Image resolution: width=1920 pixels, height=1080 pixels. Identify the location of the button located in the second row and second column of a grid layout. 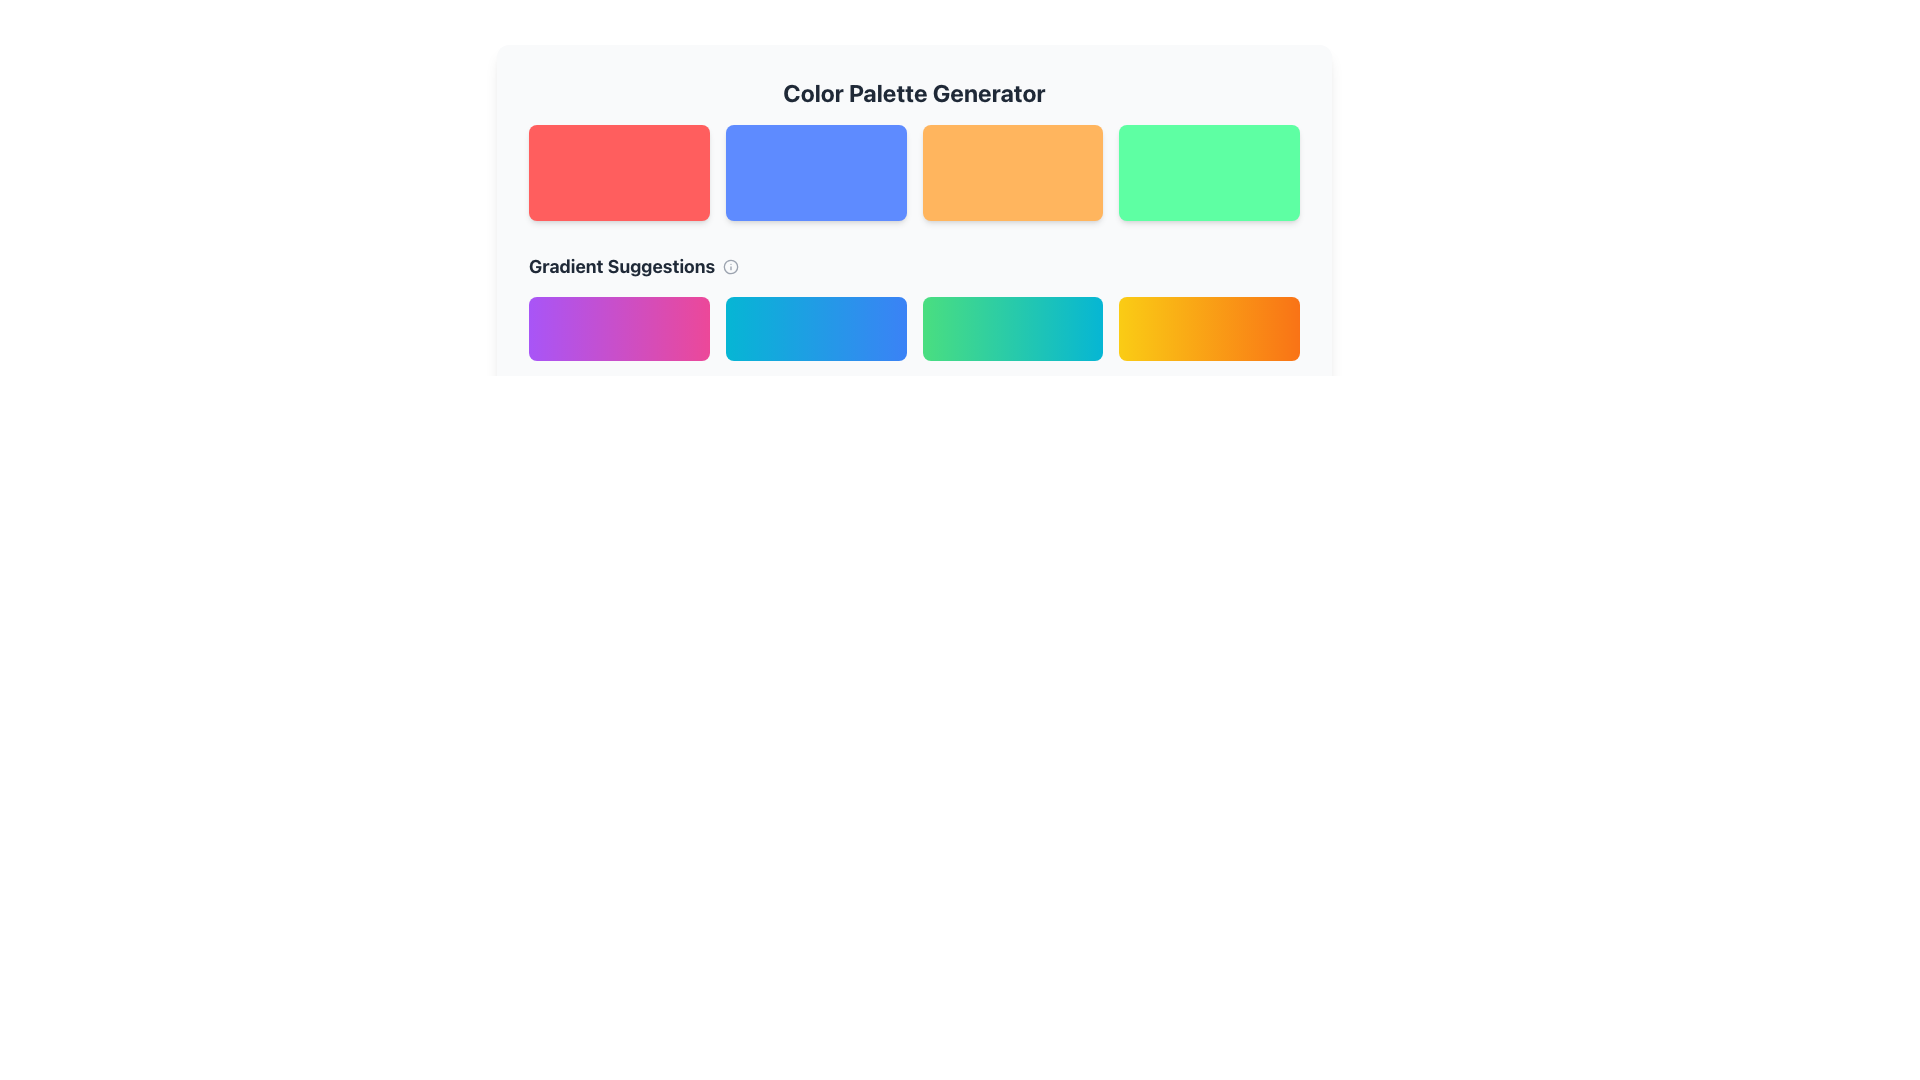
(816, 327).